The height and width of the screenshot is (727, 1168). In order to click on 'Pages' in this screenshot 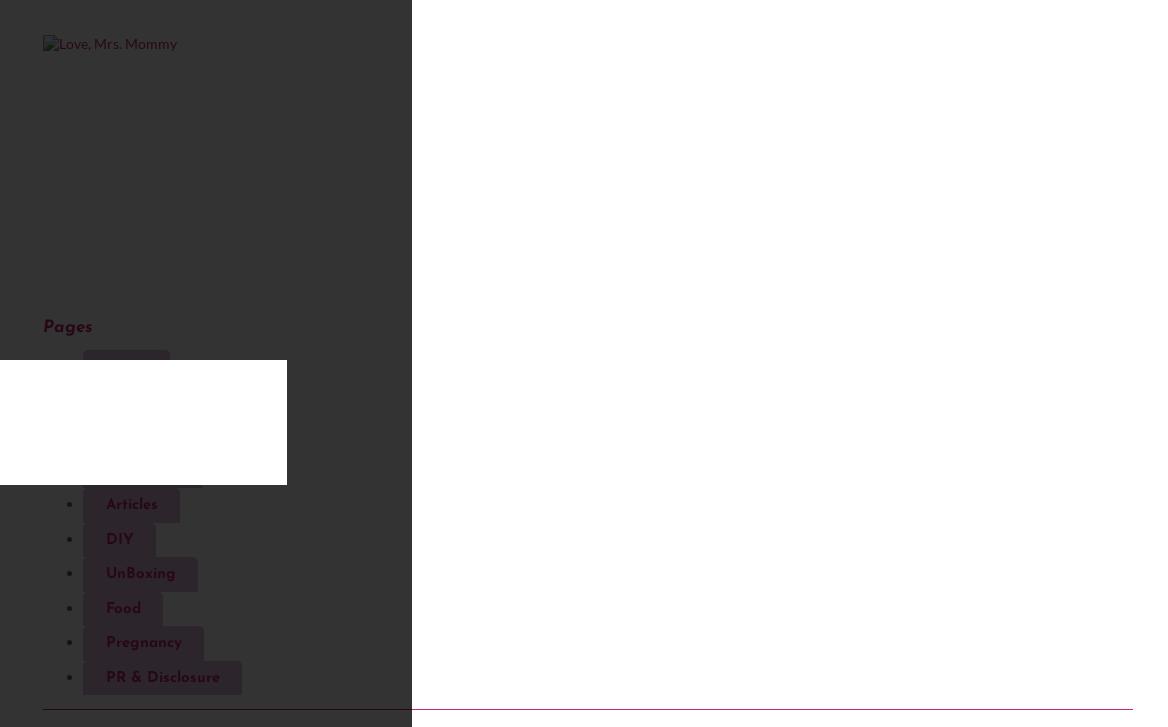, I will do `click(67, 327)`.